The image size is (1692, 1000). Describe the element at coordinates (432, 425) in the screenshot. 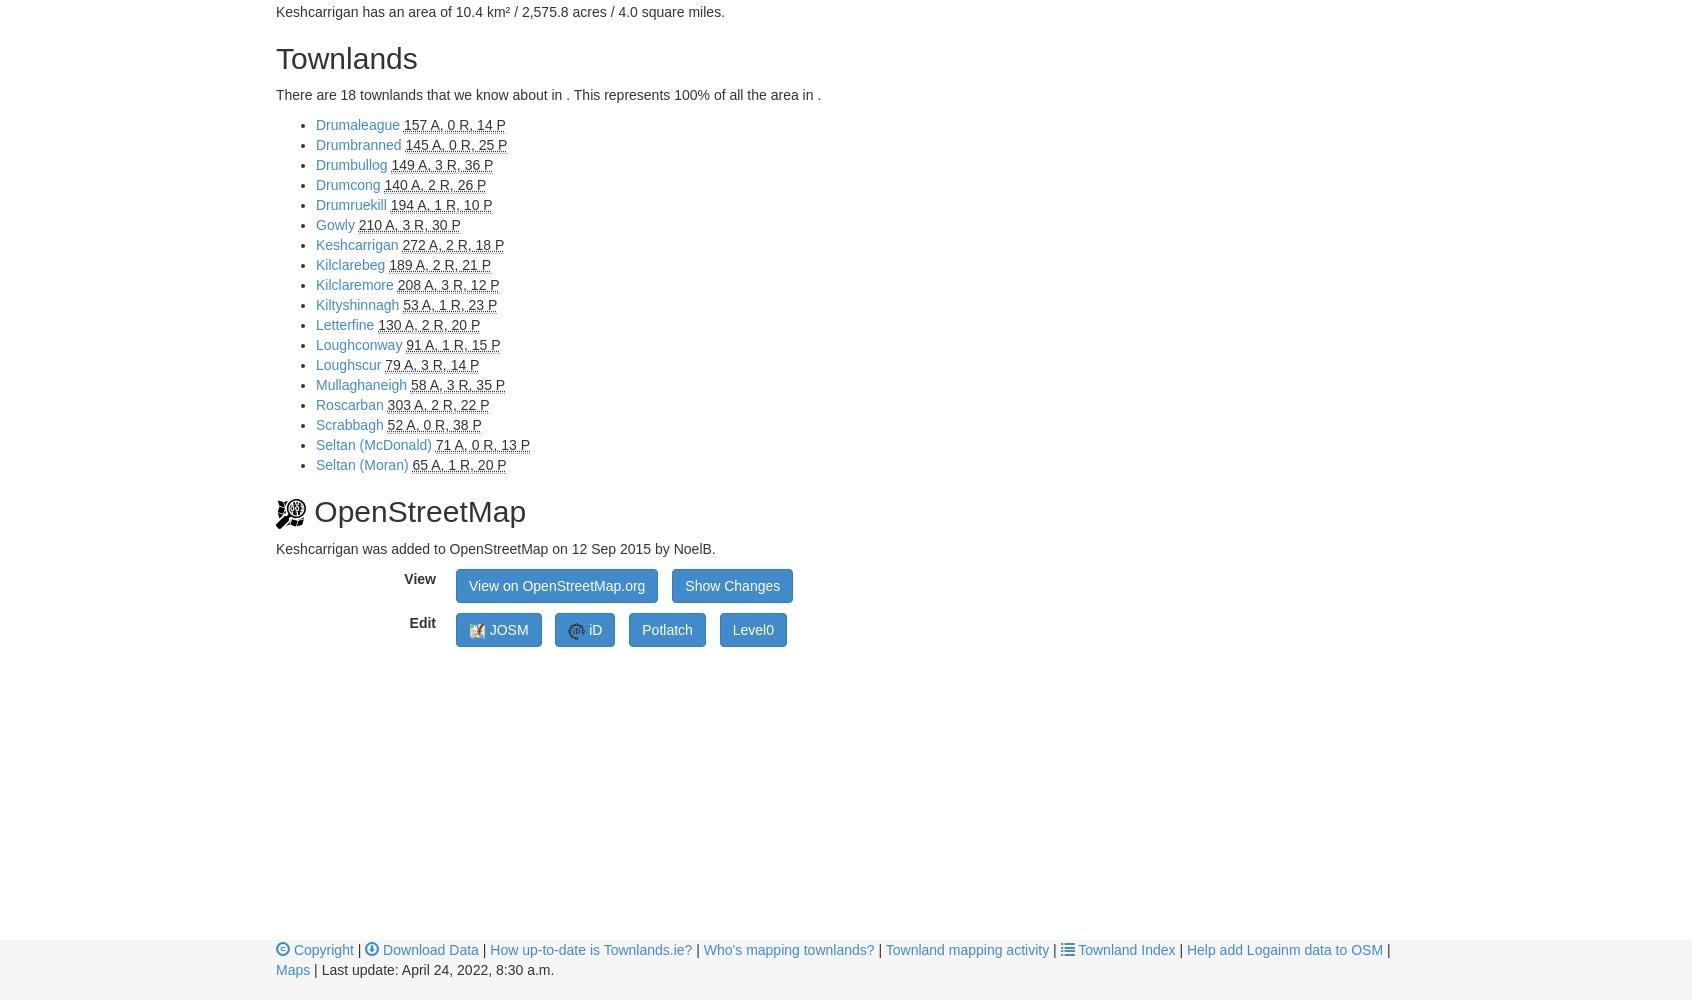

I see `'52 A, 0 R, 38 P'` at that location.